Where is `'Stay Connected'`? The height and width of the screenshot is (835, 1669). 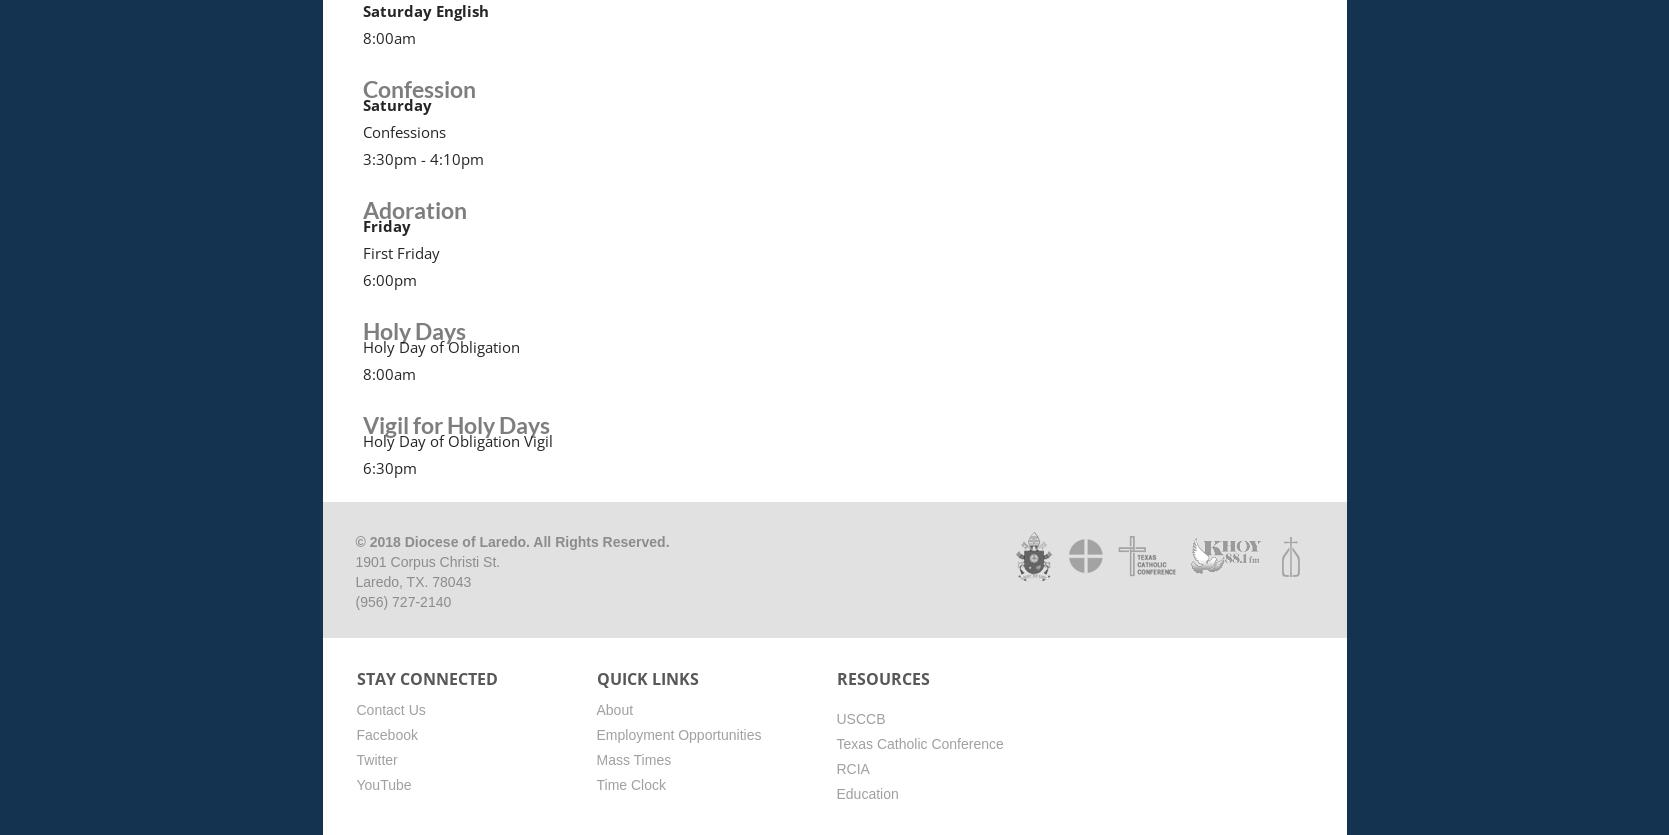 'Stay Connected' is located at coordinates (425, 678).